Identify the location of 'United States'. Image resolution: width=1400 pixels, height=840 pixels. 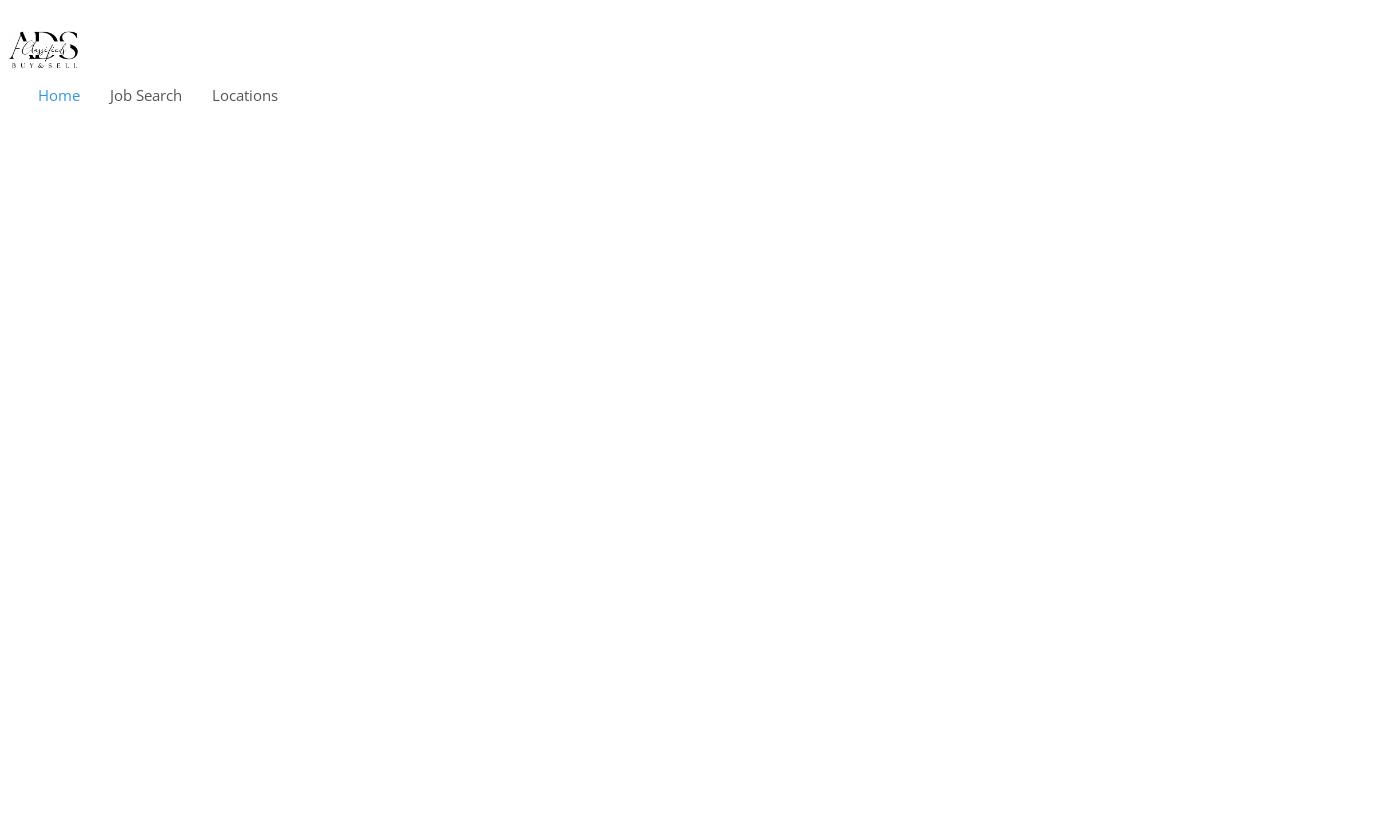
(231, 213).